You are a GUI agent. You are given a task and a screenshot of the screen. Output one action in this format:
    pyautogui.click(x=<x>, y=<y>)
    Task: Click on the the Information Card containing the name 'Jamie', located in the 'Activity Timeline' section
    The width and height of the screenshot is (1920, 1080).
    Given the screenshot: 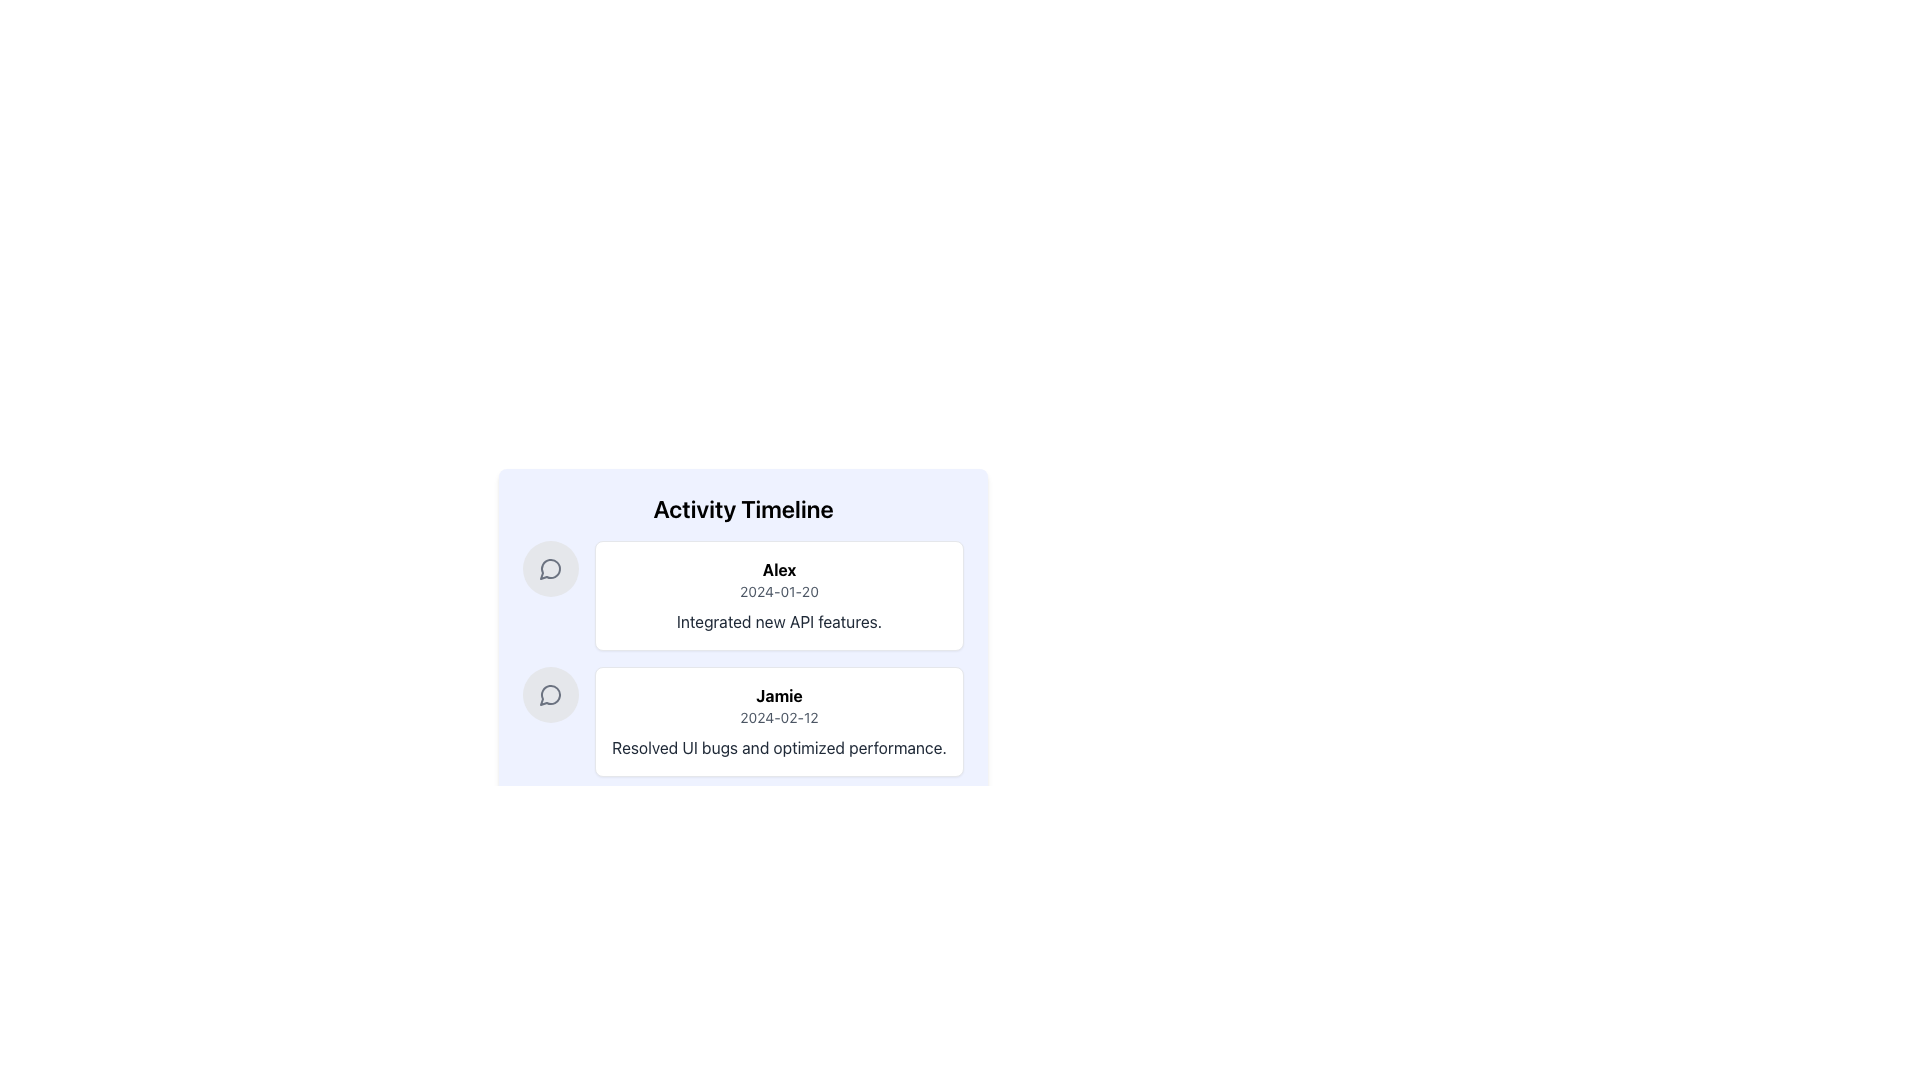 What is the action you would take?
    pyautogui.click(x=778, y=721)
    